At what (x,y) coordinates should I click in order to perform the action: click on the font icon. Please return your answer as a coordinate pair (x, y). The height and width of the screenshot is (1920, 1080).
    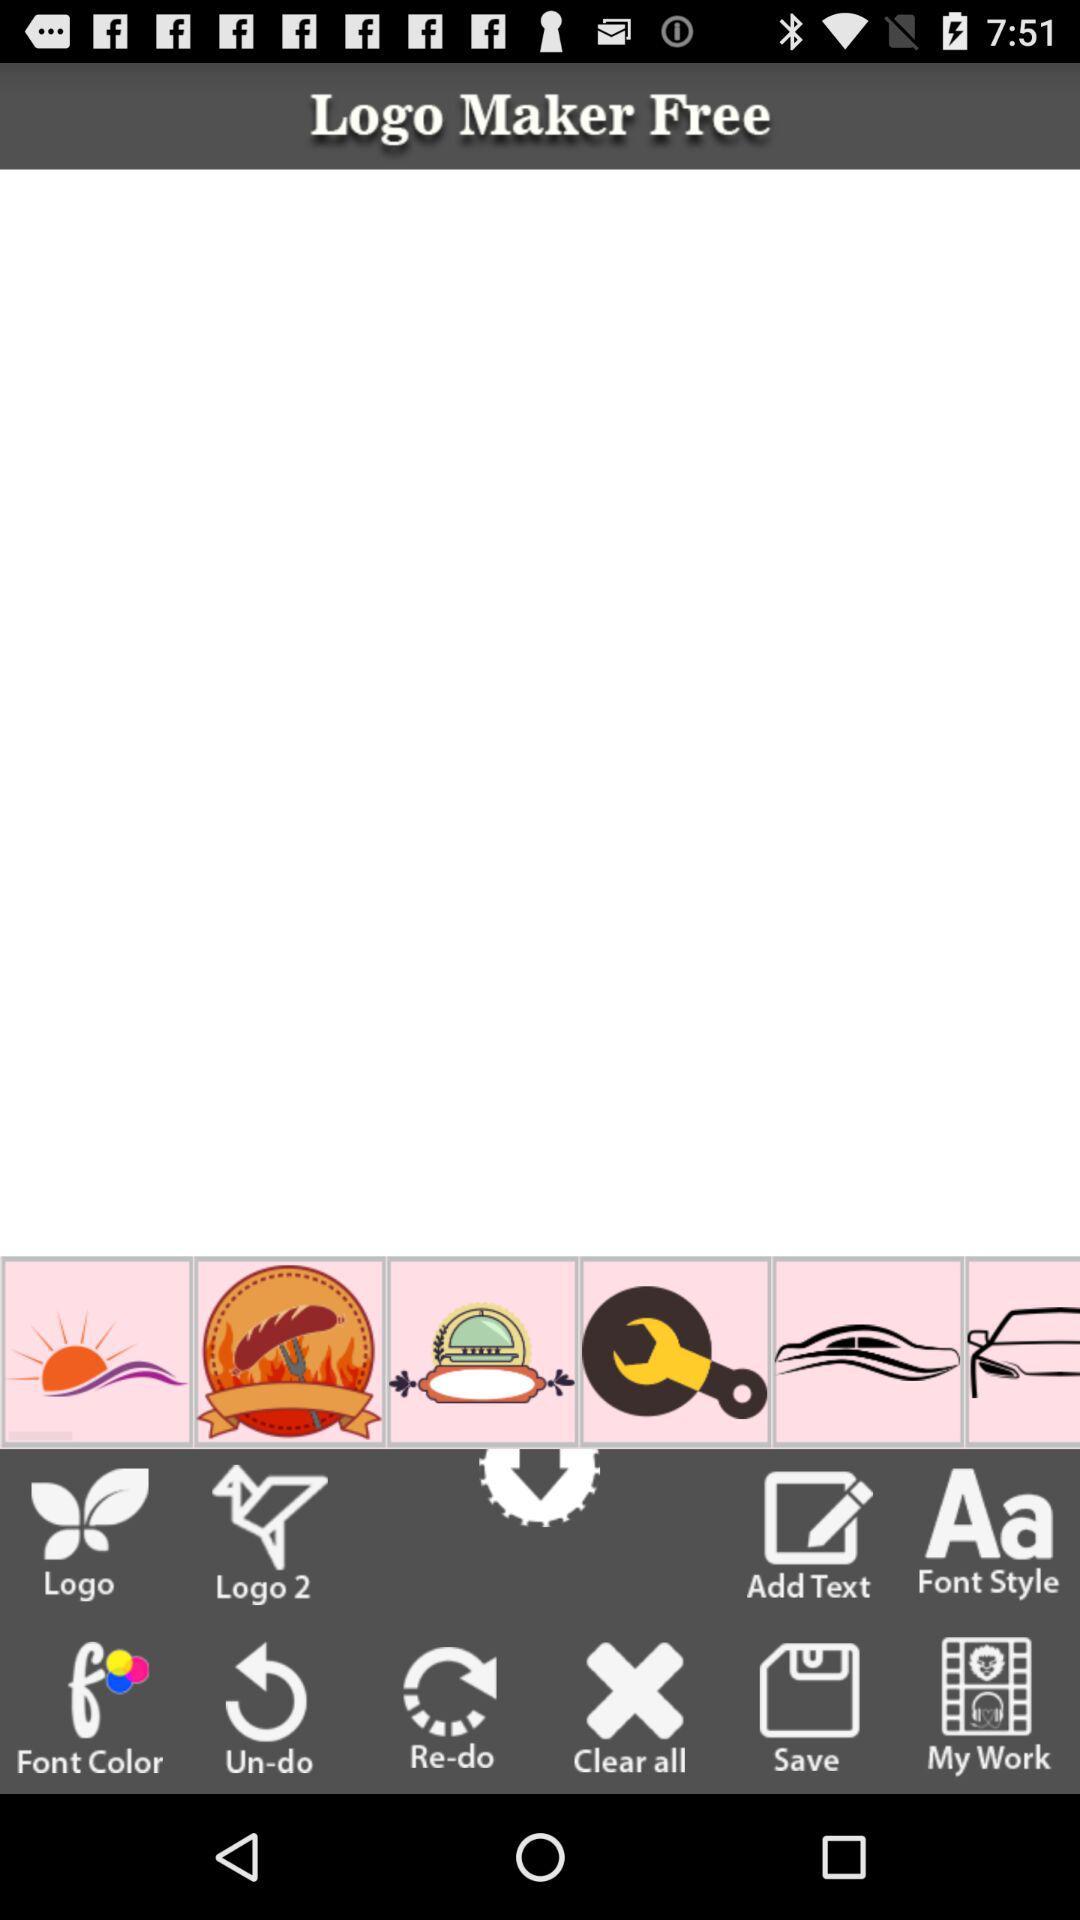
    Looking at the image, I should click on (988, 1642).